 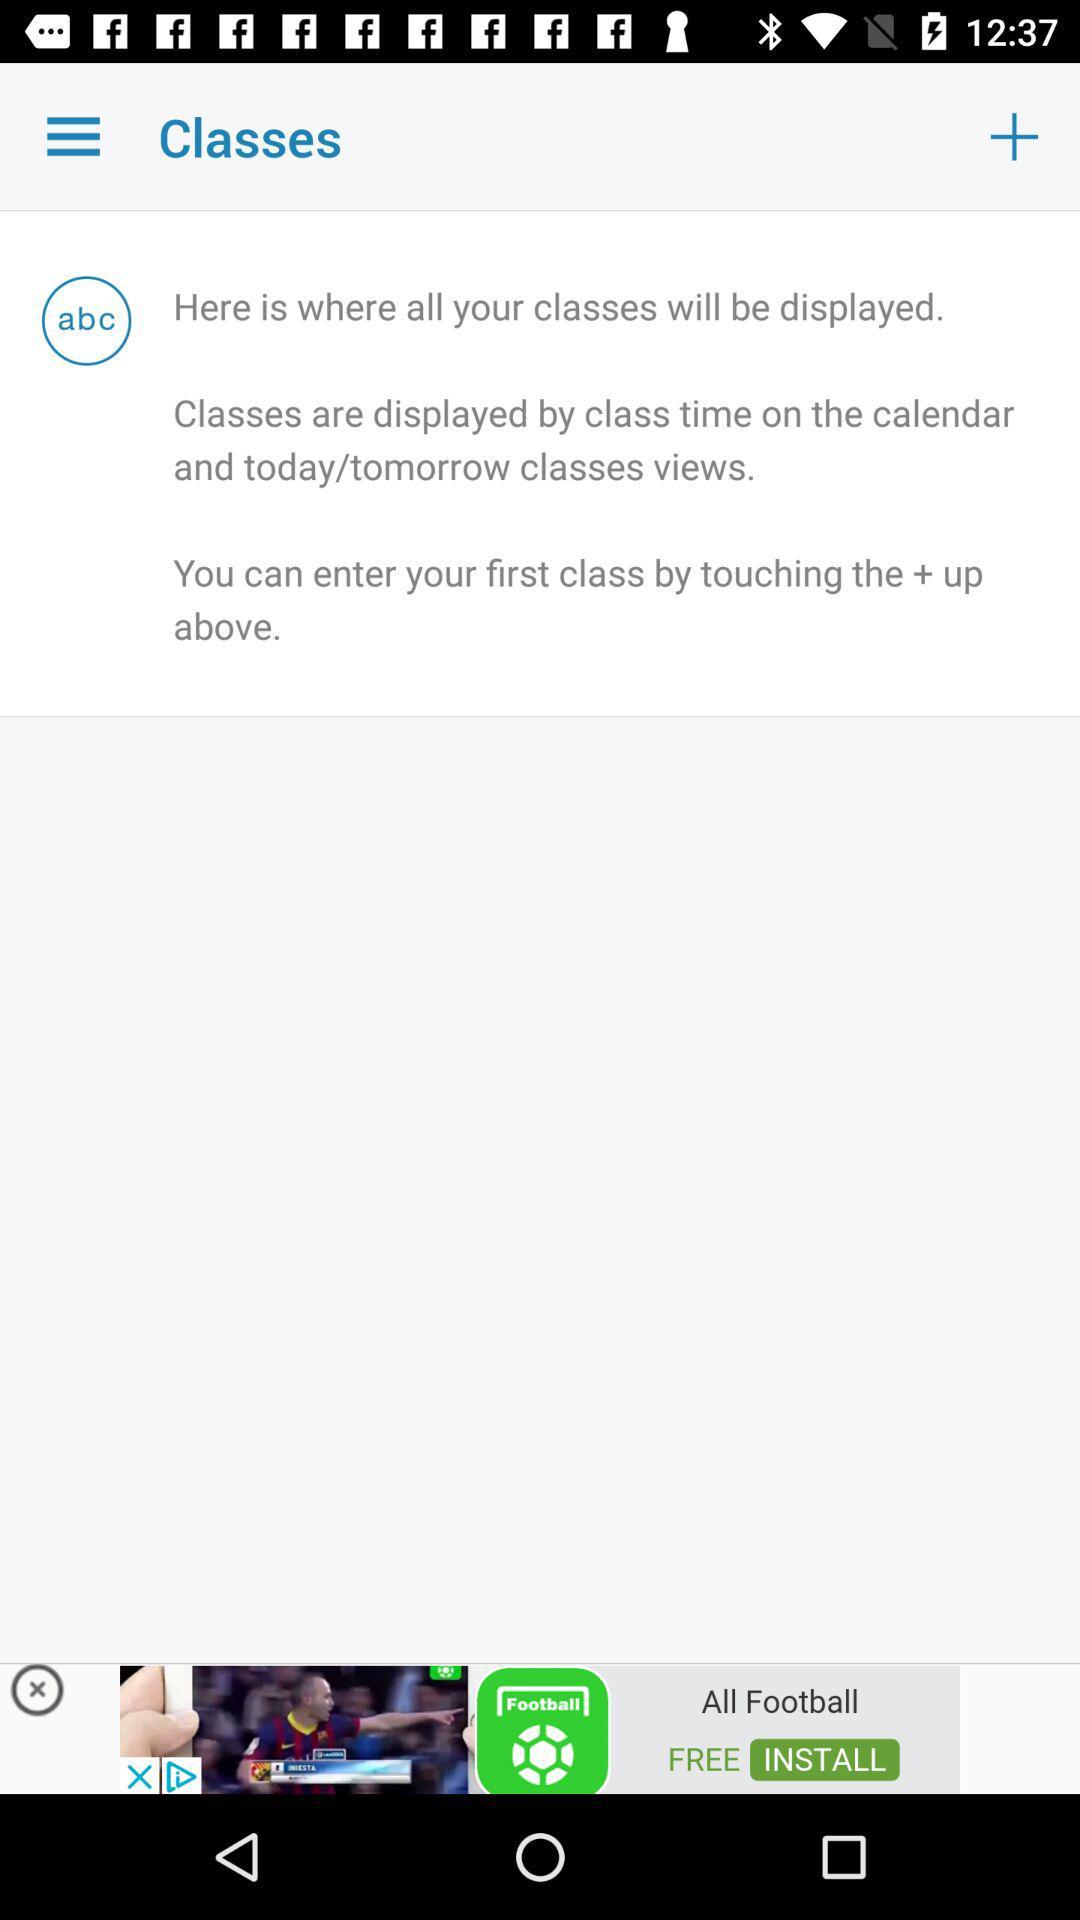 What do you see at coordinates (72, 135) in the screenshot?
I see `menu option` at bounding box center [72, 135].